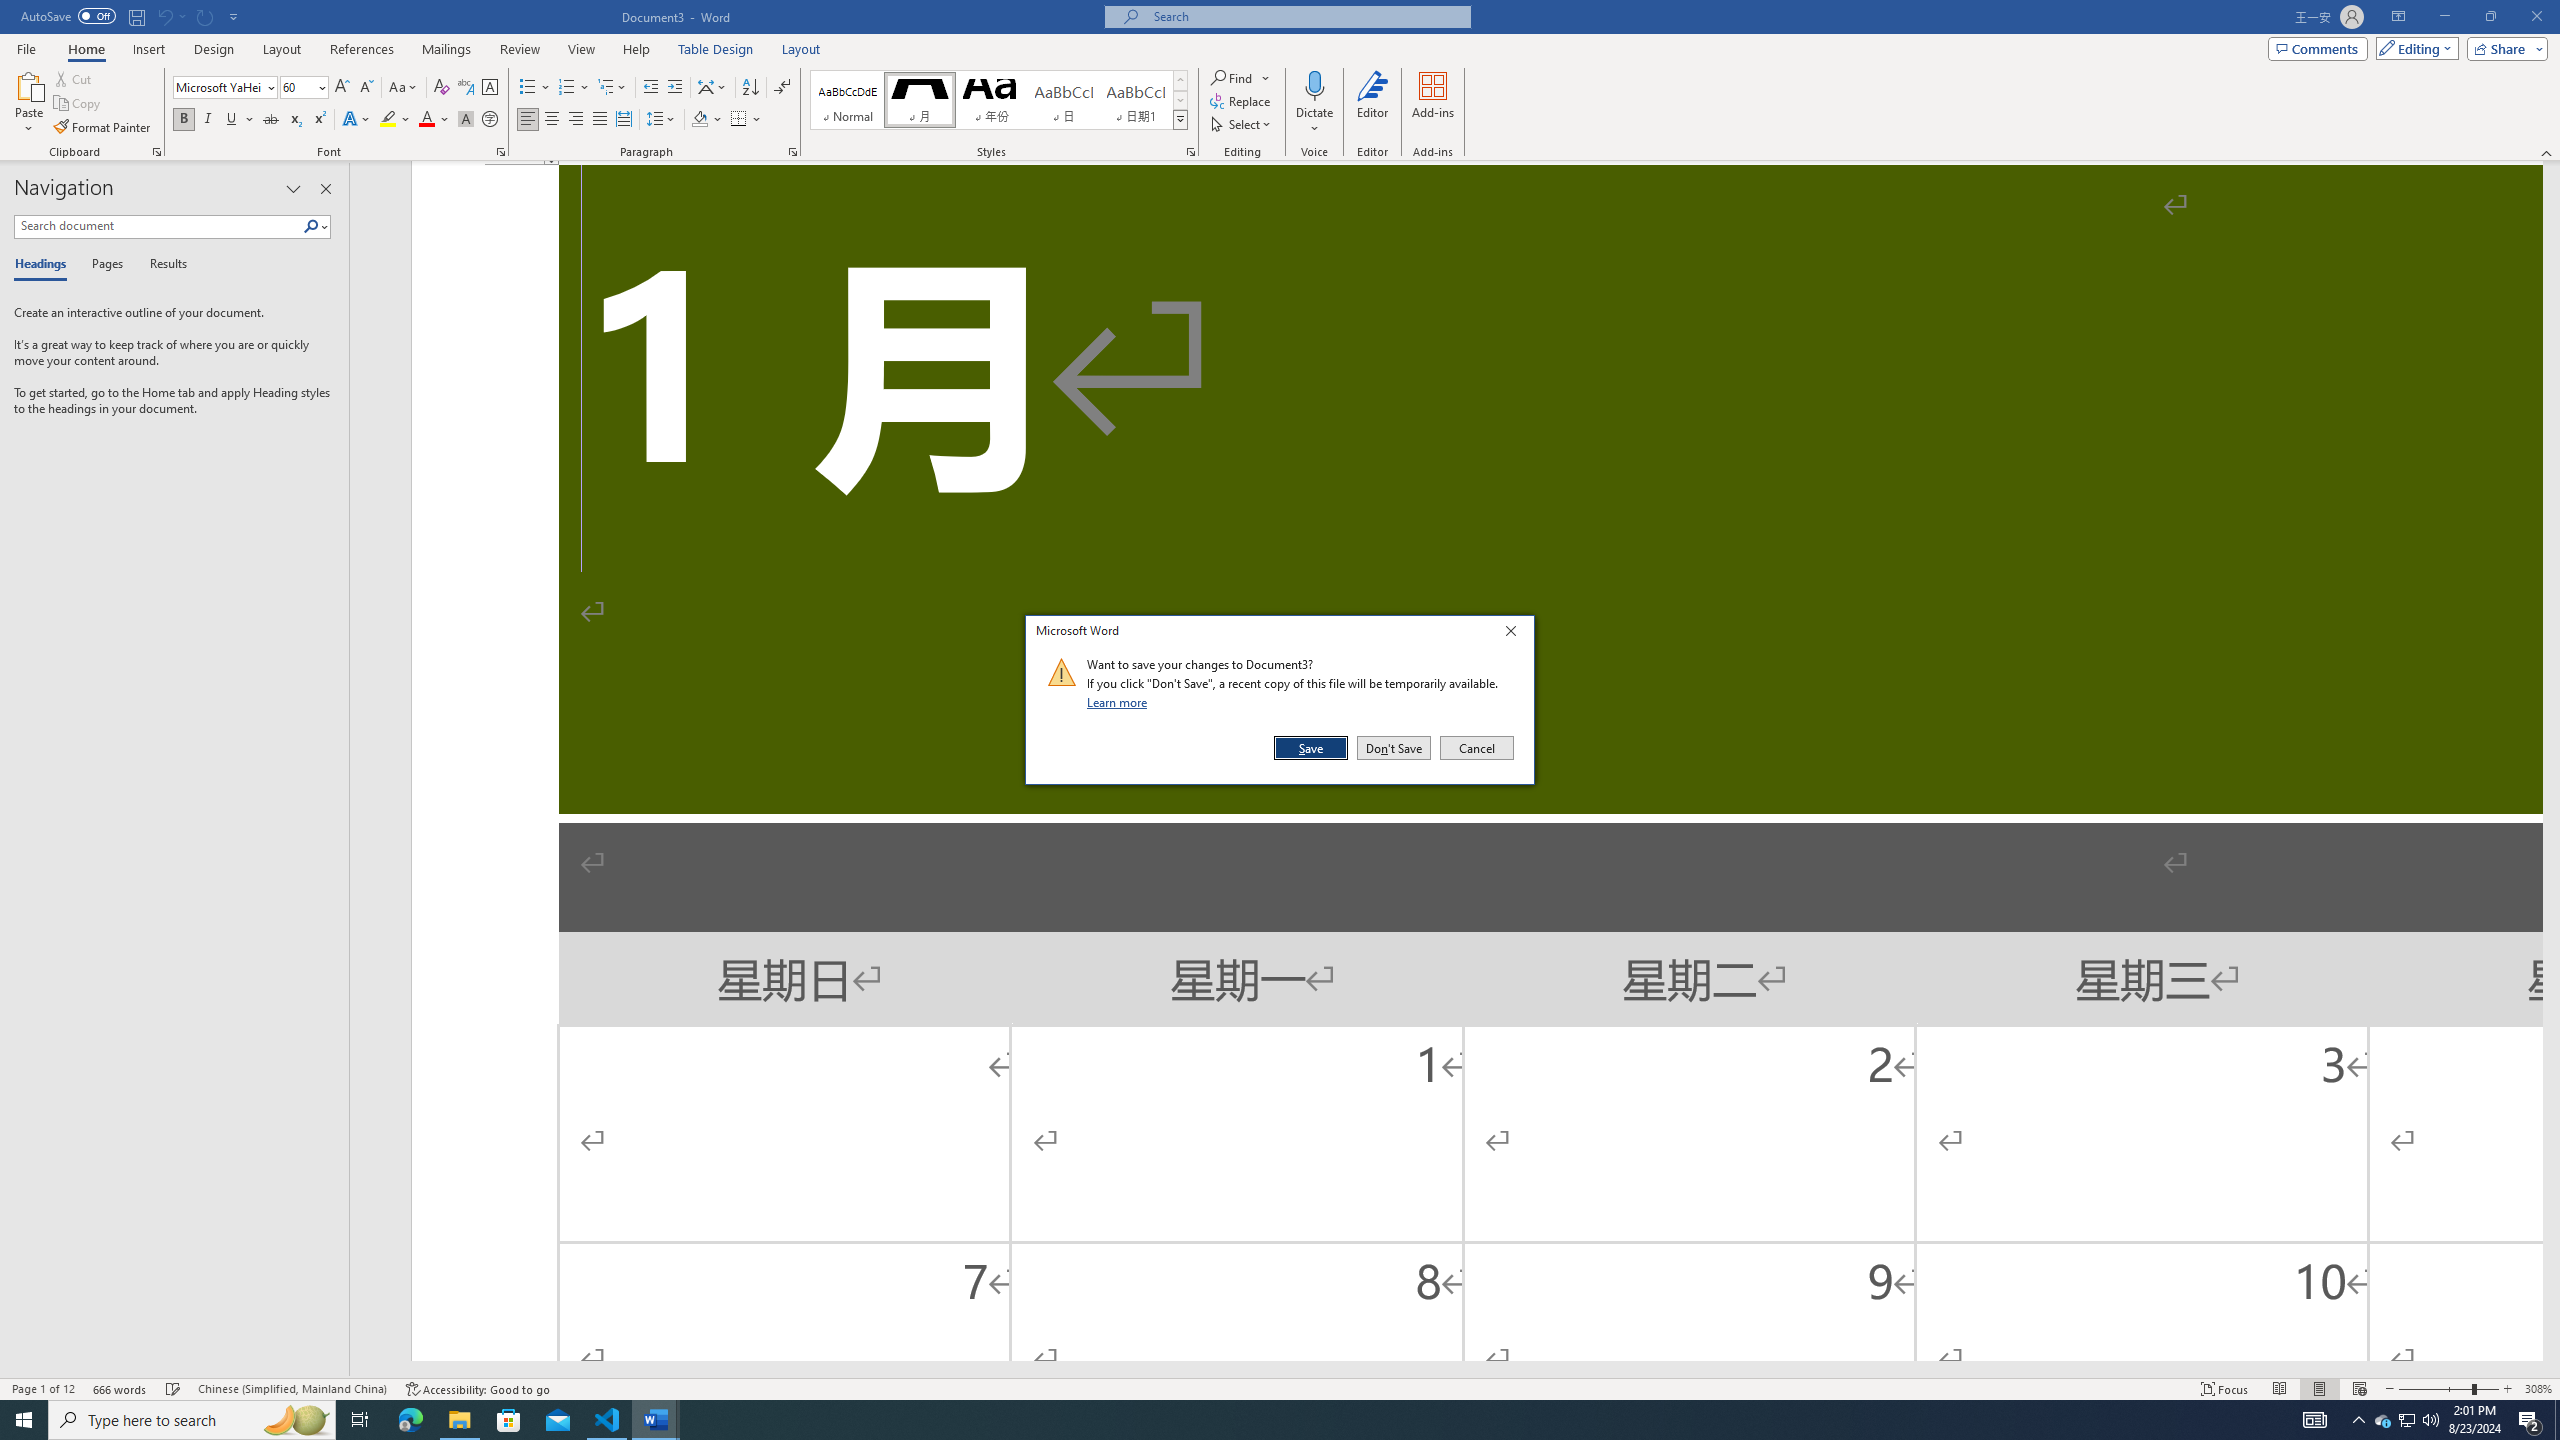 The image size is (2560, 1440). What do you see at coordinates (2278, 1389) in the screenshot?
I see `'Read Mode'` at bounding box center [2278, 1389].